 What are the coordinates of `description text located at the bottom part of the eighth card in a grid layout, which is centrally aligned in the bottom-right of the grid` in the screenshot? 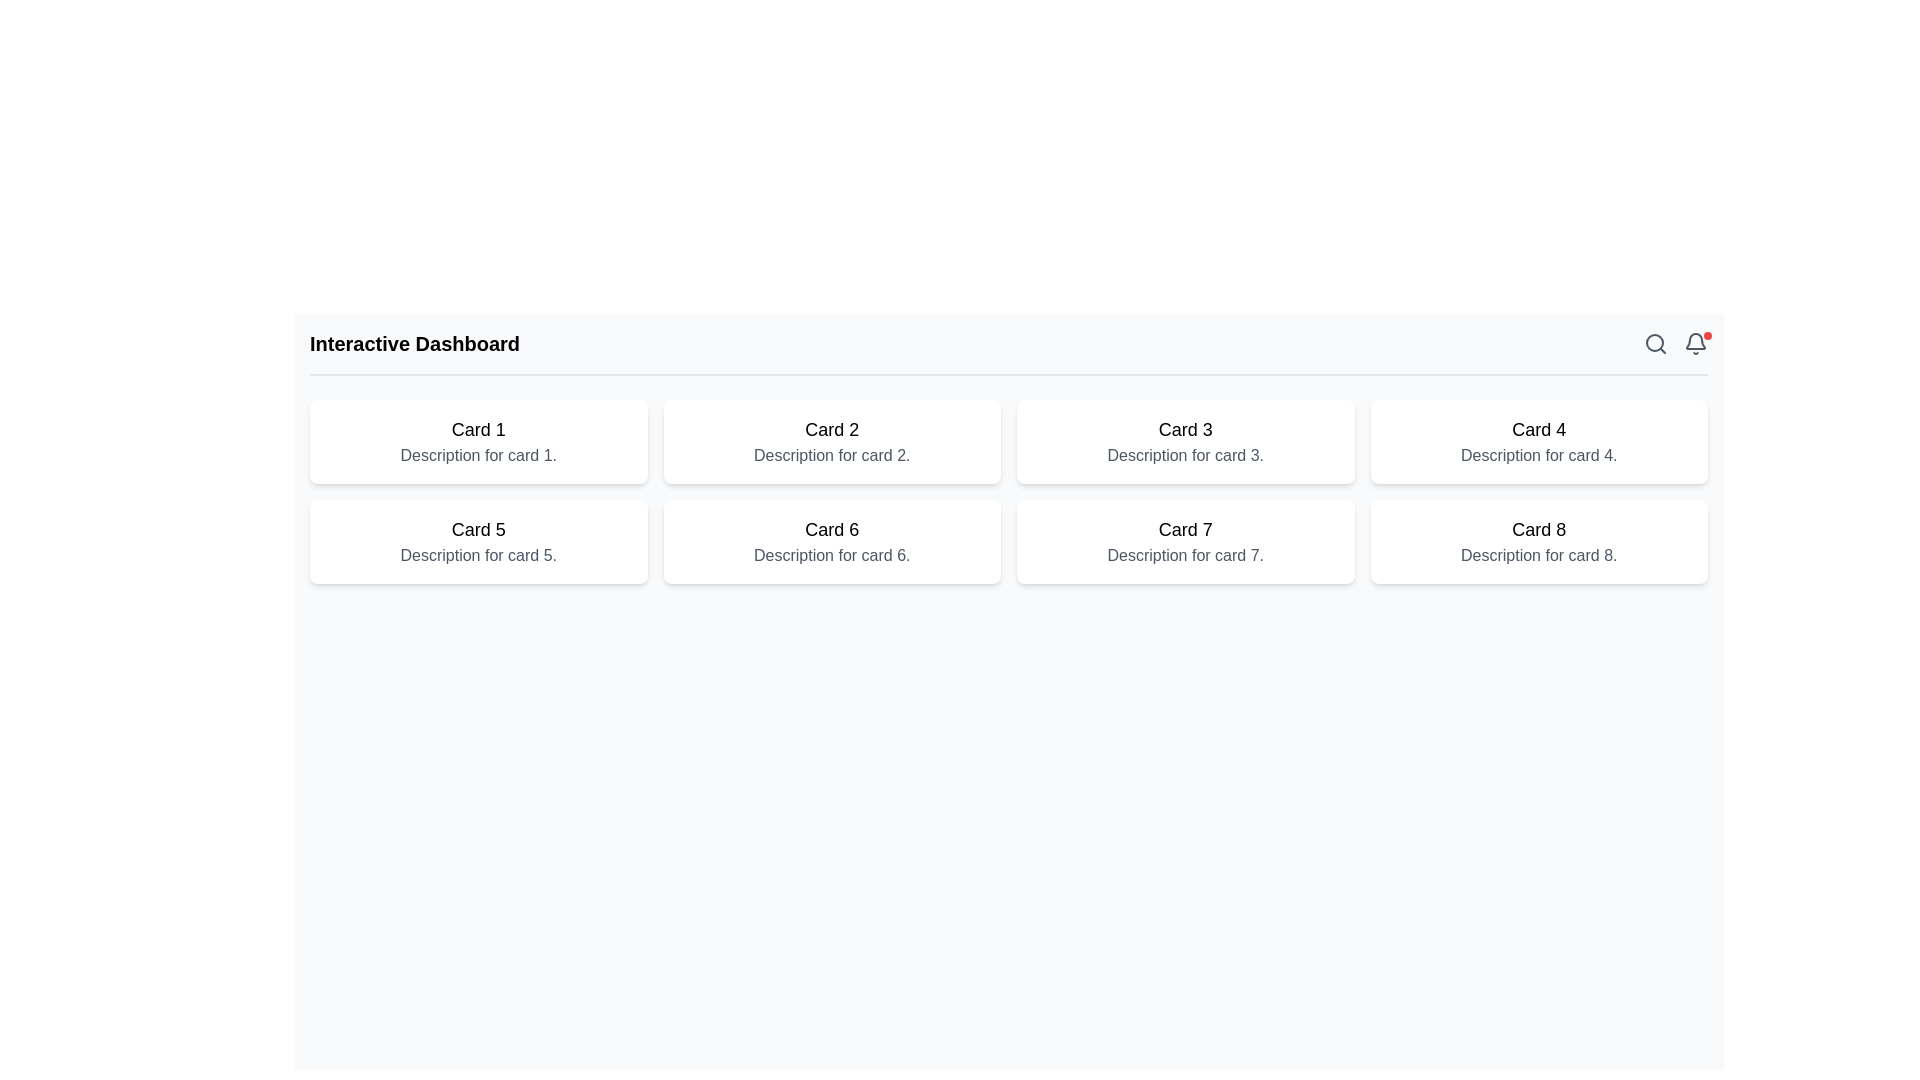 It's located at (1538, 555).